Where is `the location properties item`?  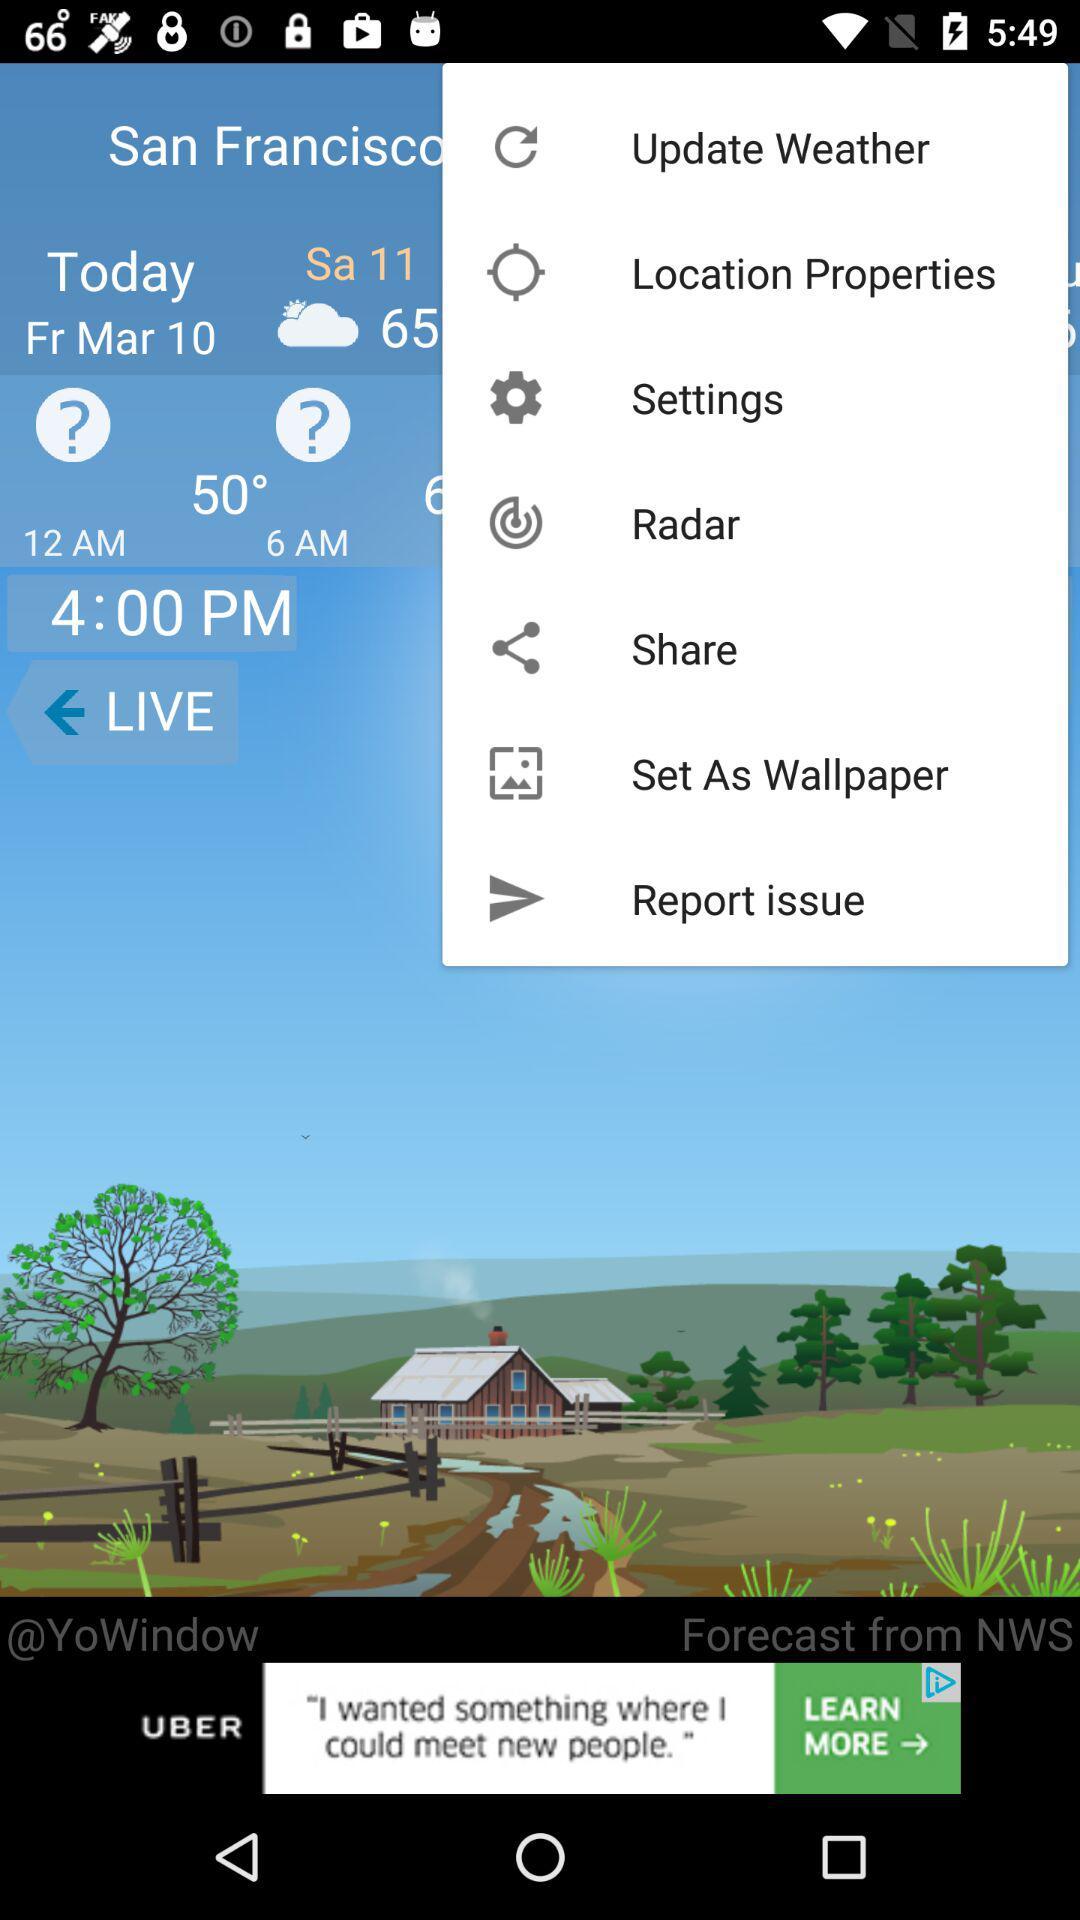 the location properties item is located at coordinates (814, 271).